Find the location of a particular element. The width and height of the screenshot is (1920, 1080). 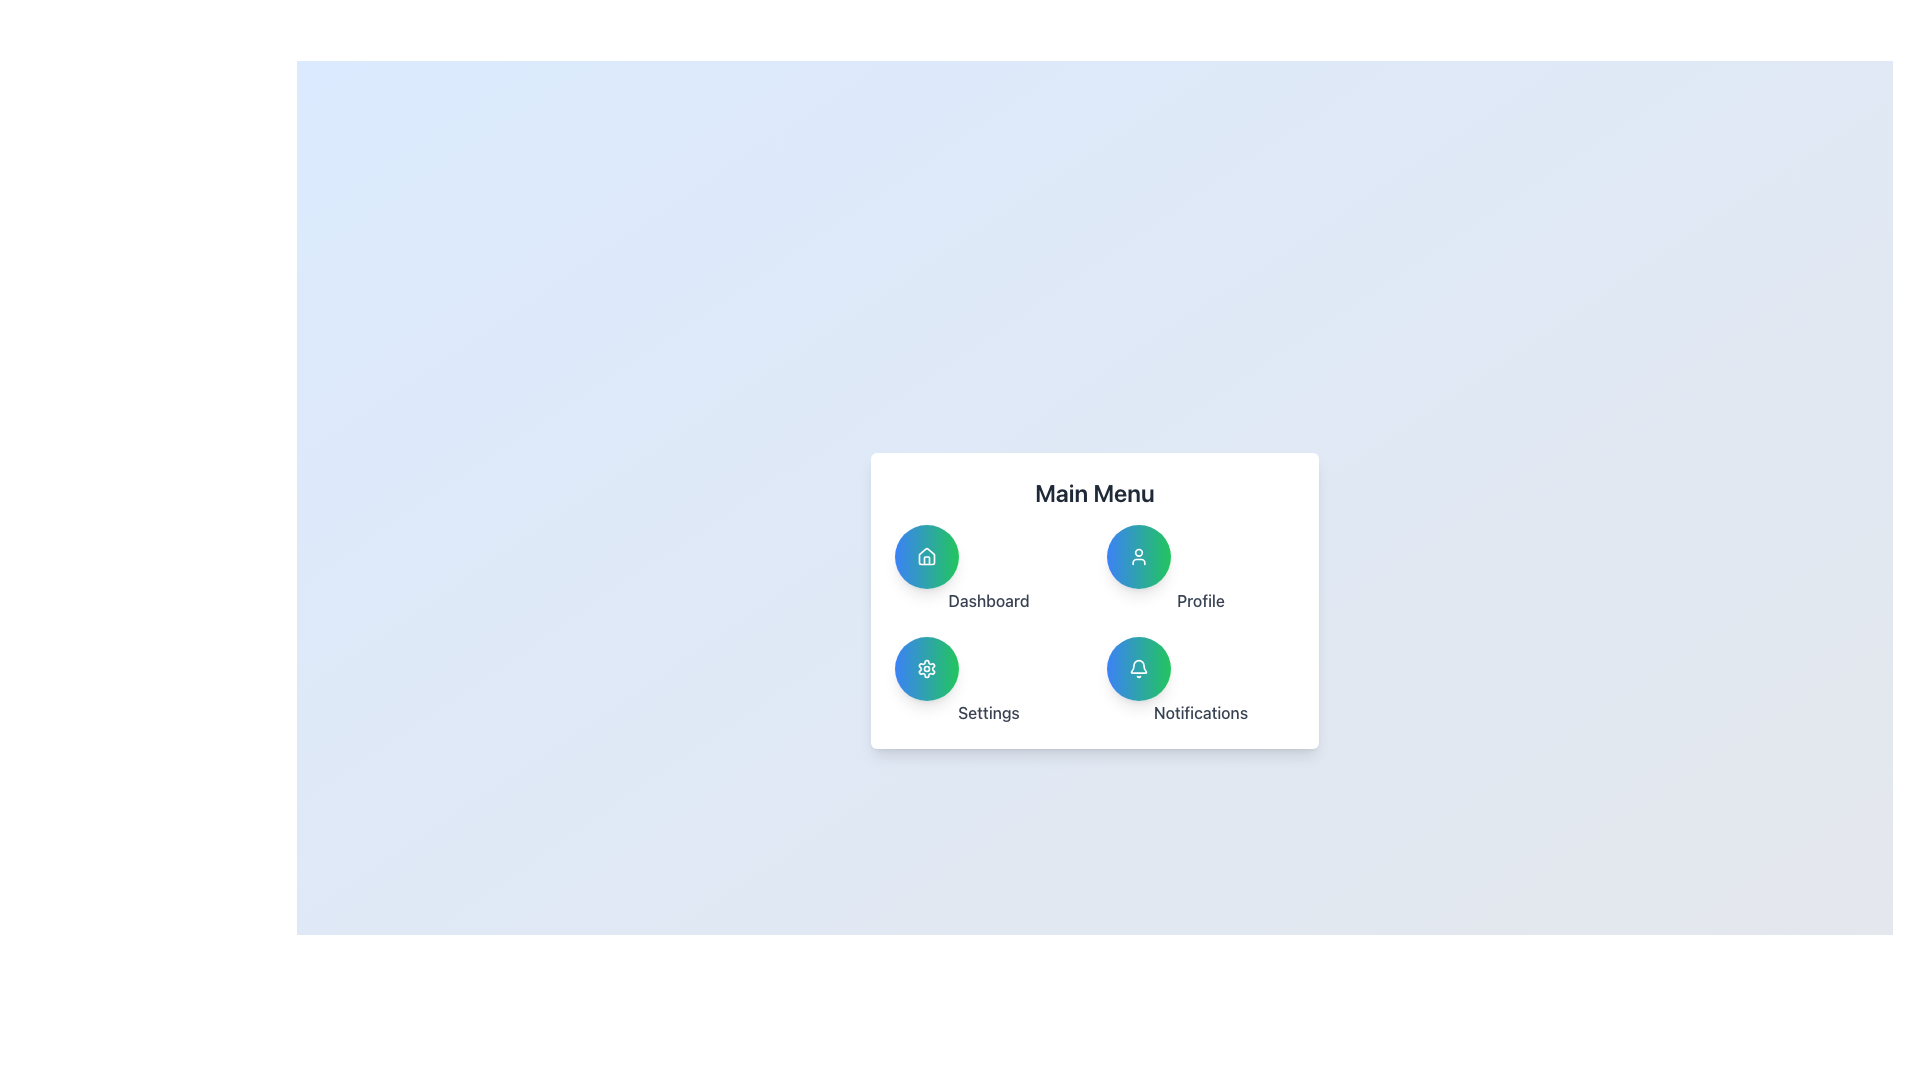

the 'Notifications' text label, which is styled with a gray font and located below the bell icon in the lower right corner of the main menu interface card is located at coordinates (1200, 712).